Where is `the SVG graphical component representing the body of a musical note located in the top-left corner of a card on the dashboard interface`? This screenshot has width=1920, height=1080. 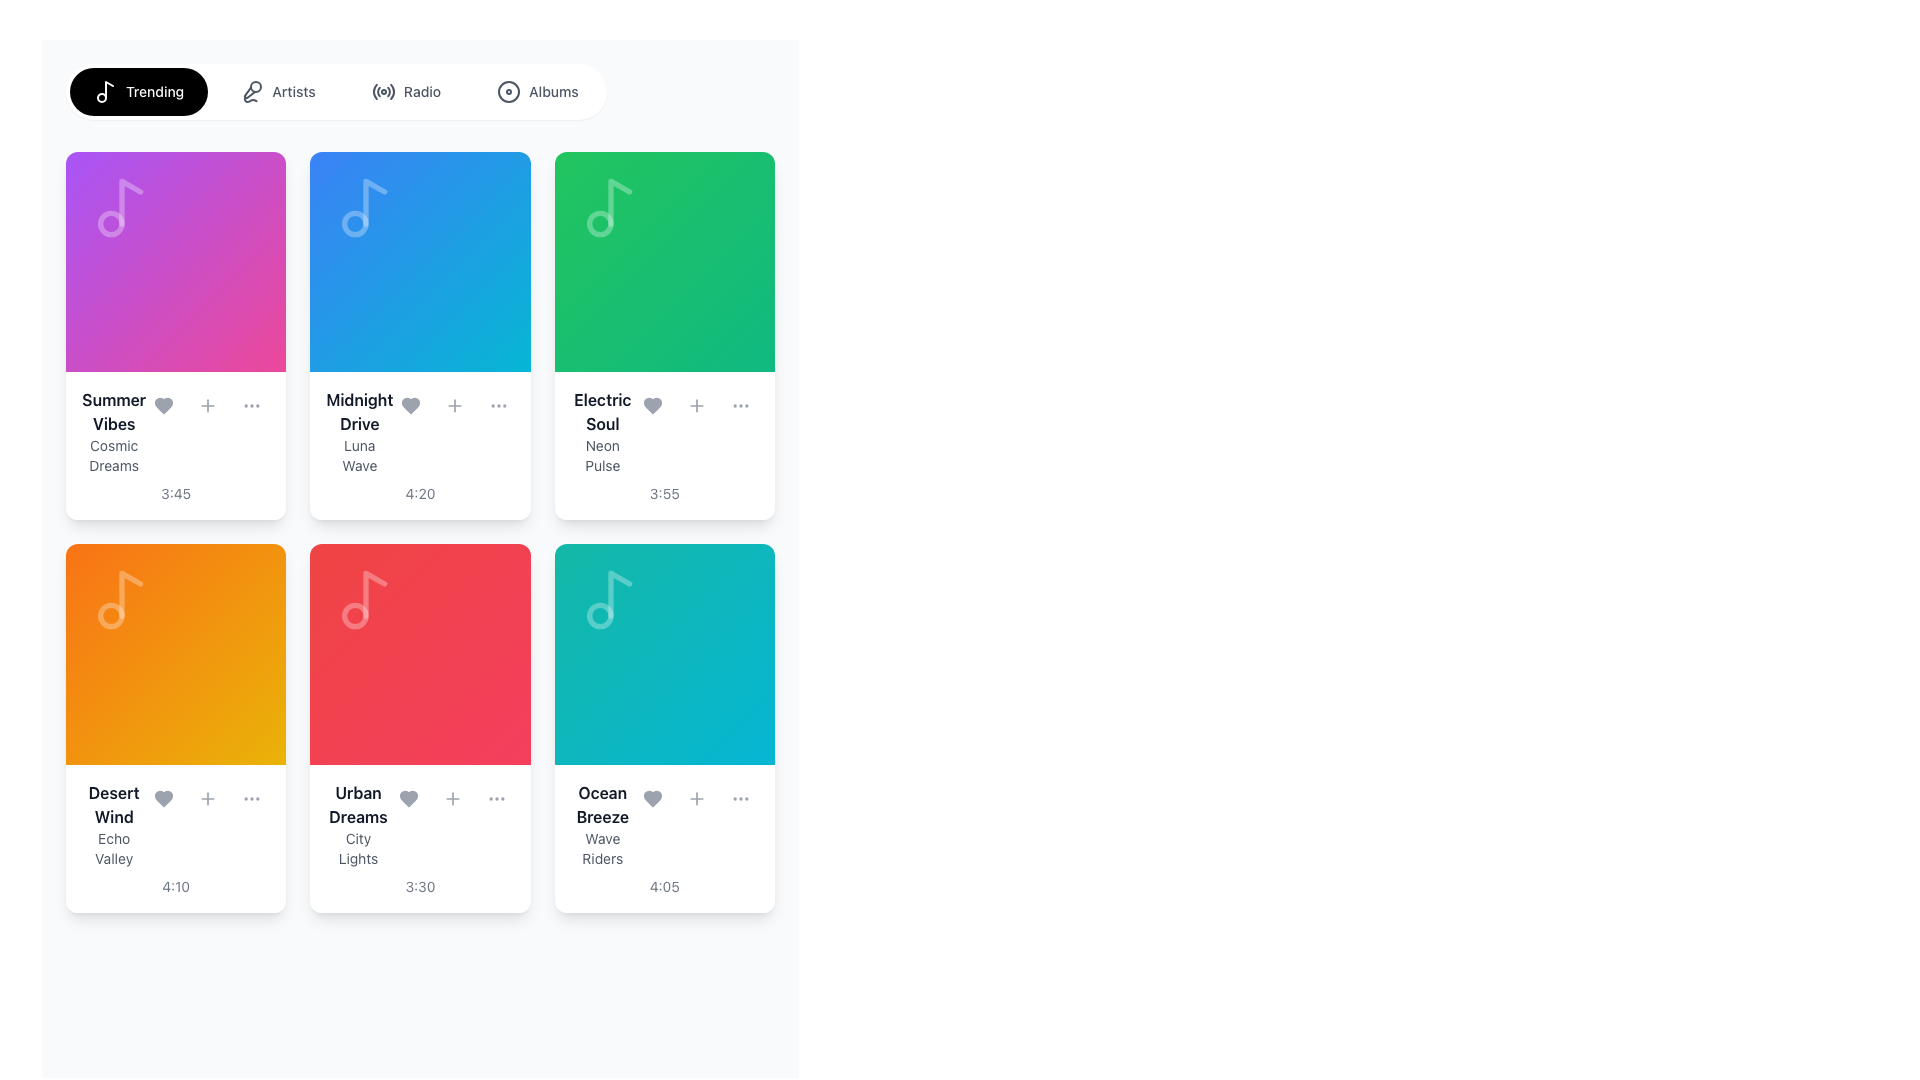 the SVG graphical component representing the body of a musical note located in the top-left corner of a card on the dashboard interface is located at coordinates (130, 202).